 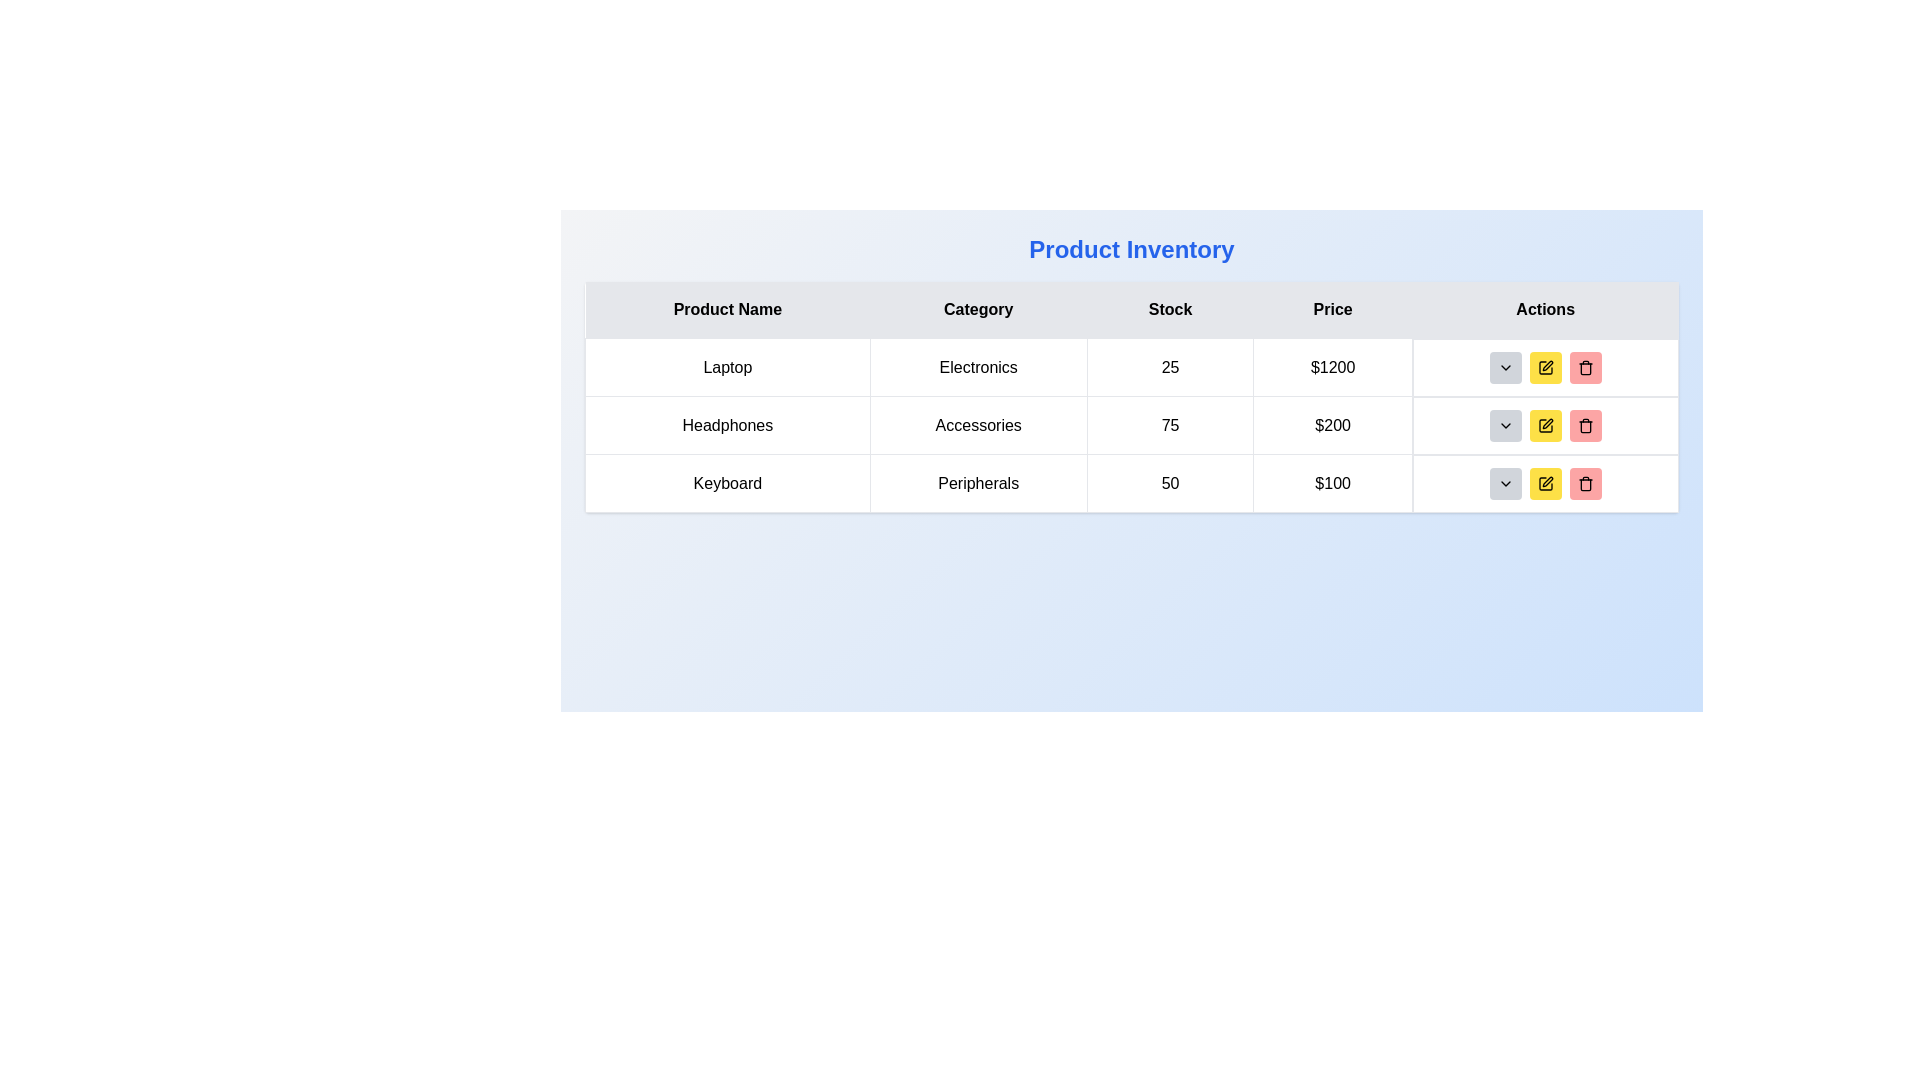 What do you see at coordinates (1544, 483) in the screenshot?
I see `the editing button, which is the second button from the left in the 'Actions' column of the last row of the table` at bounding box center [1544, 483].